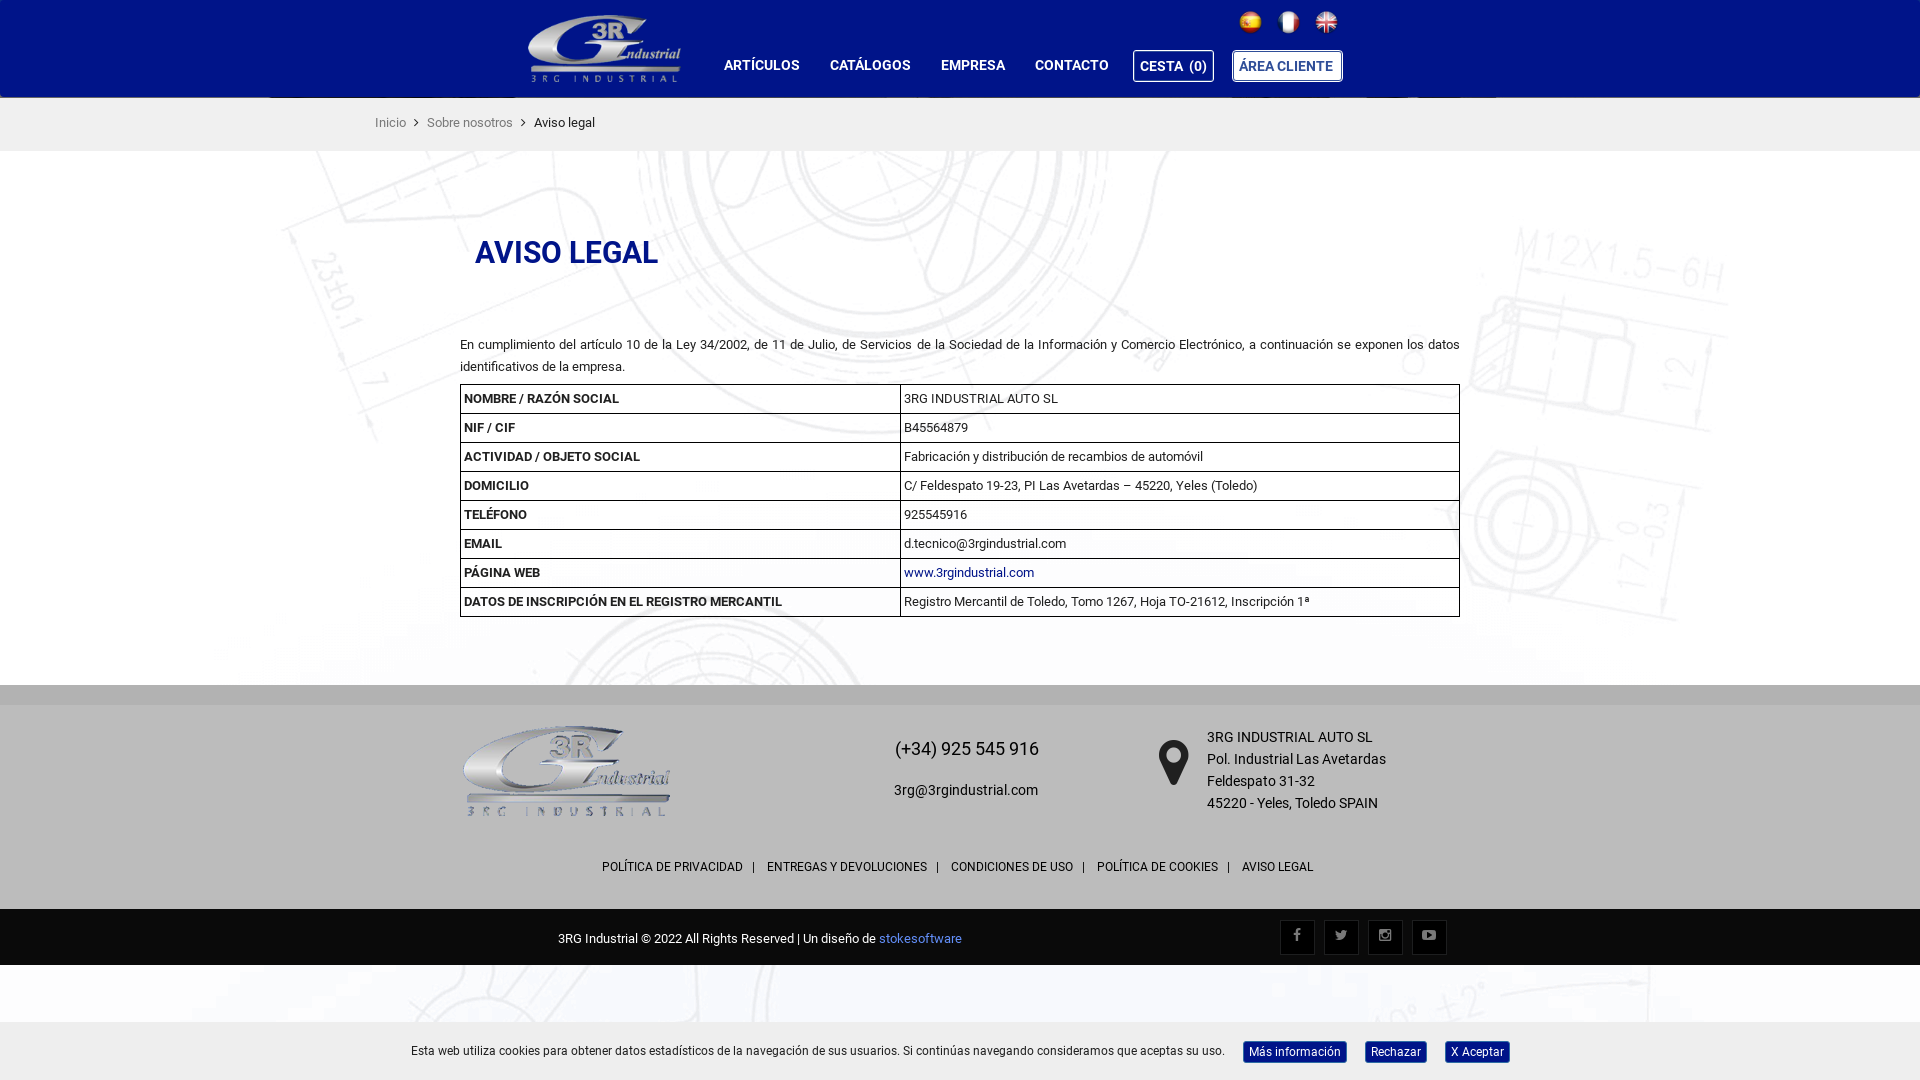  What do you see at coordinates (973, 64) in the screenshot?
I see `'EMPRESA'` at bounding box center [973, 64].